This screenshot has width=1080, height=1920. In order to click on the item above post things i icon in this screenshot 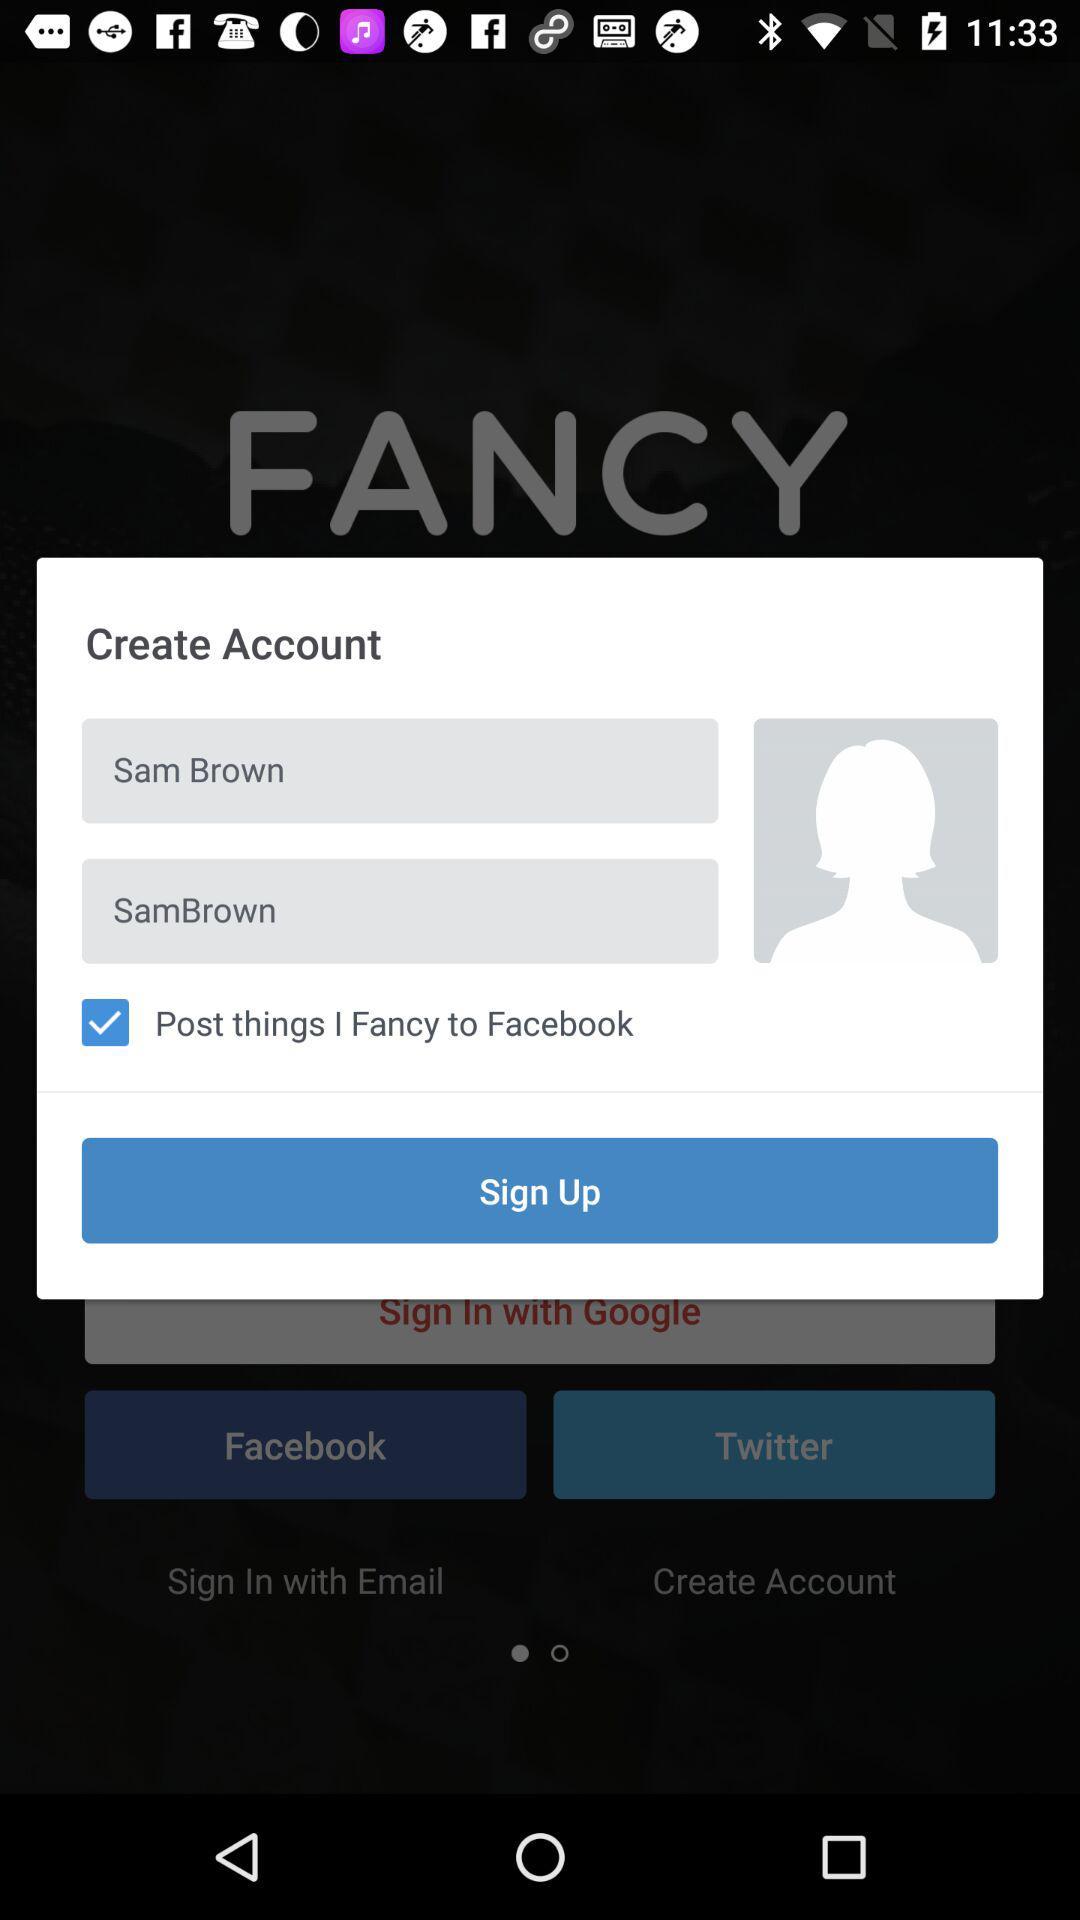, I will do `click(400, 910)`.